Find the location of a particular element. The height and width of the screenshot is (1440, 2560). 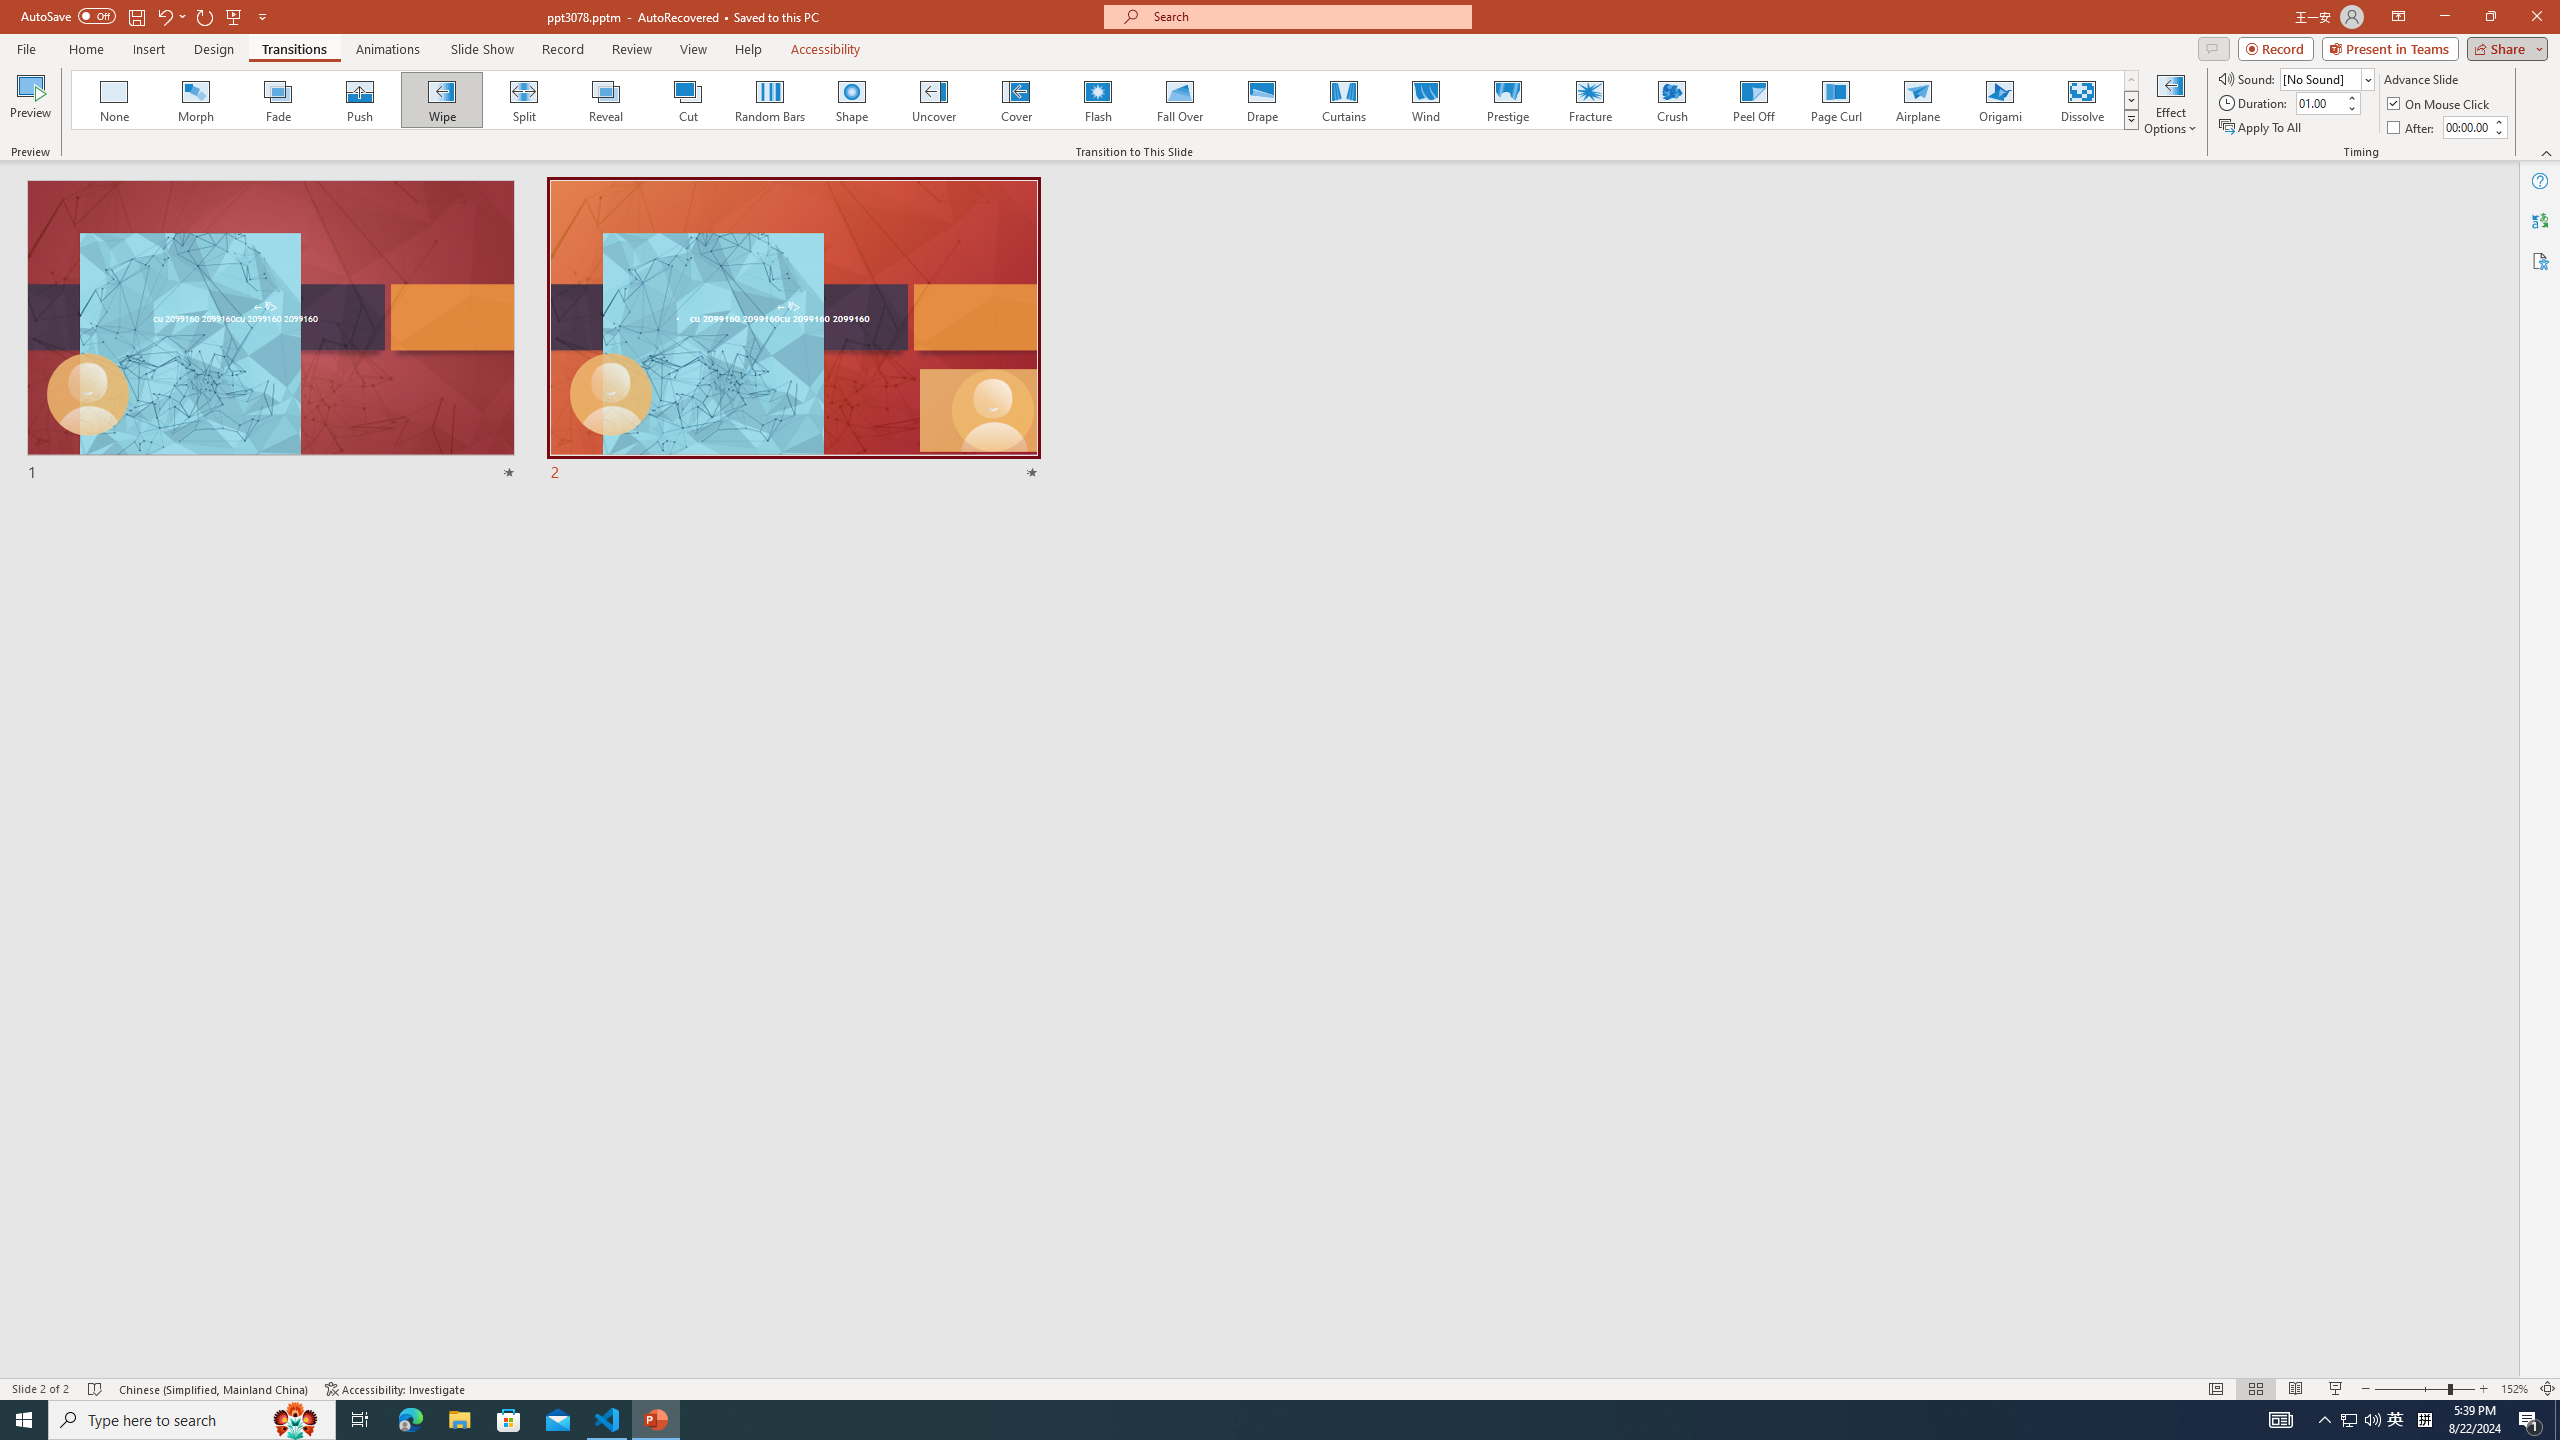

'Transition Effects' is located at coordinates (2131, 118).